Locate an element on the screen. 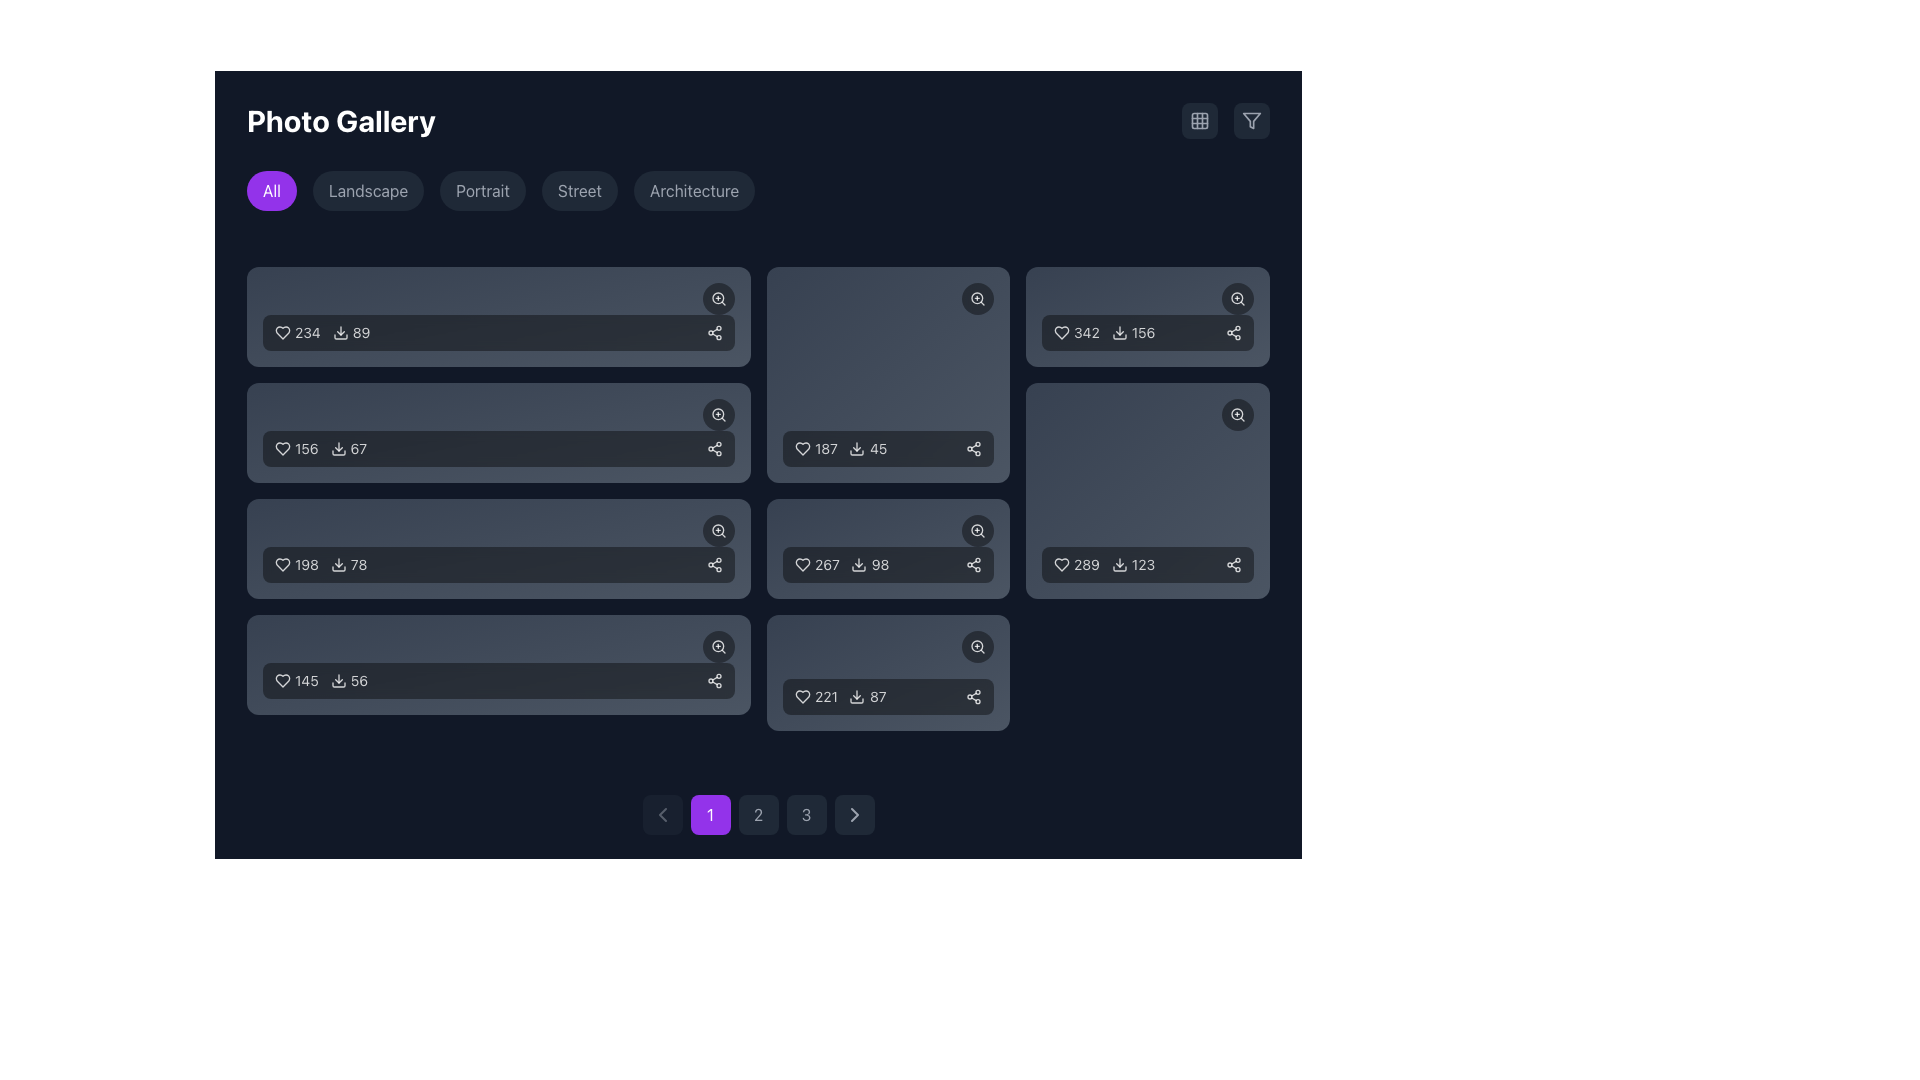 This screenshot has height=1080, width=1920. the like or download icons on the interactive card component located in the last row and third column of the gallery grid is located at coordinates (887, 672).